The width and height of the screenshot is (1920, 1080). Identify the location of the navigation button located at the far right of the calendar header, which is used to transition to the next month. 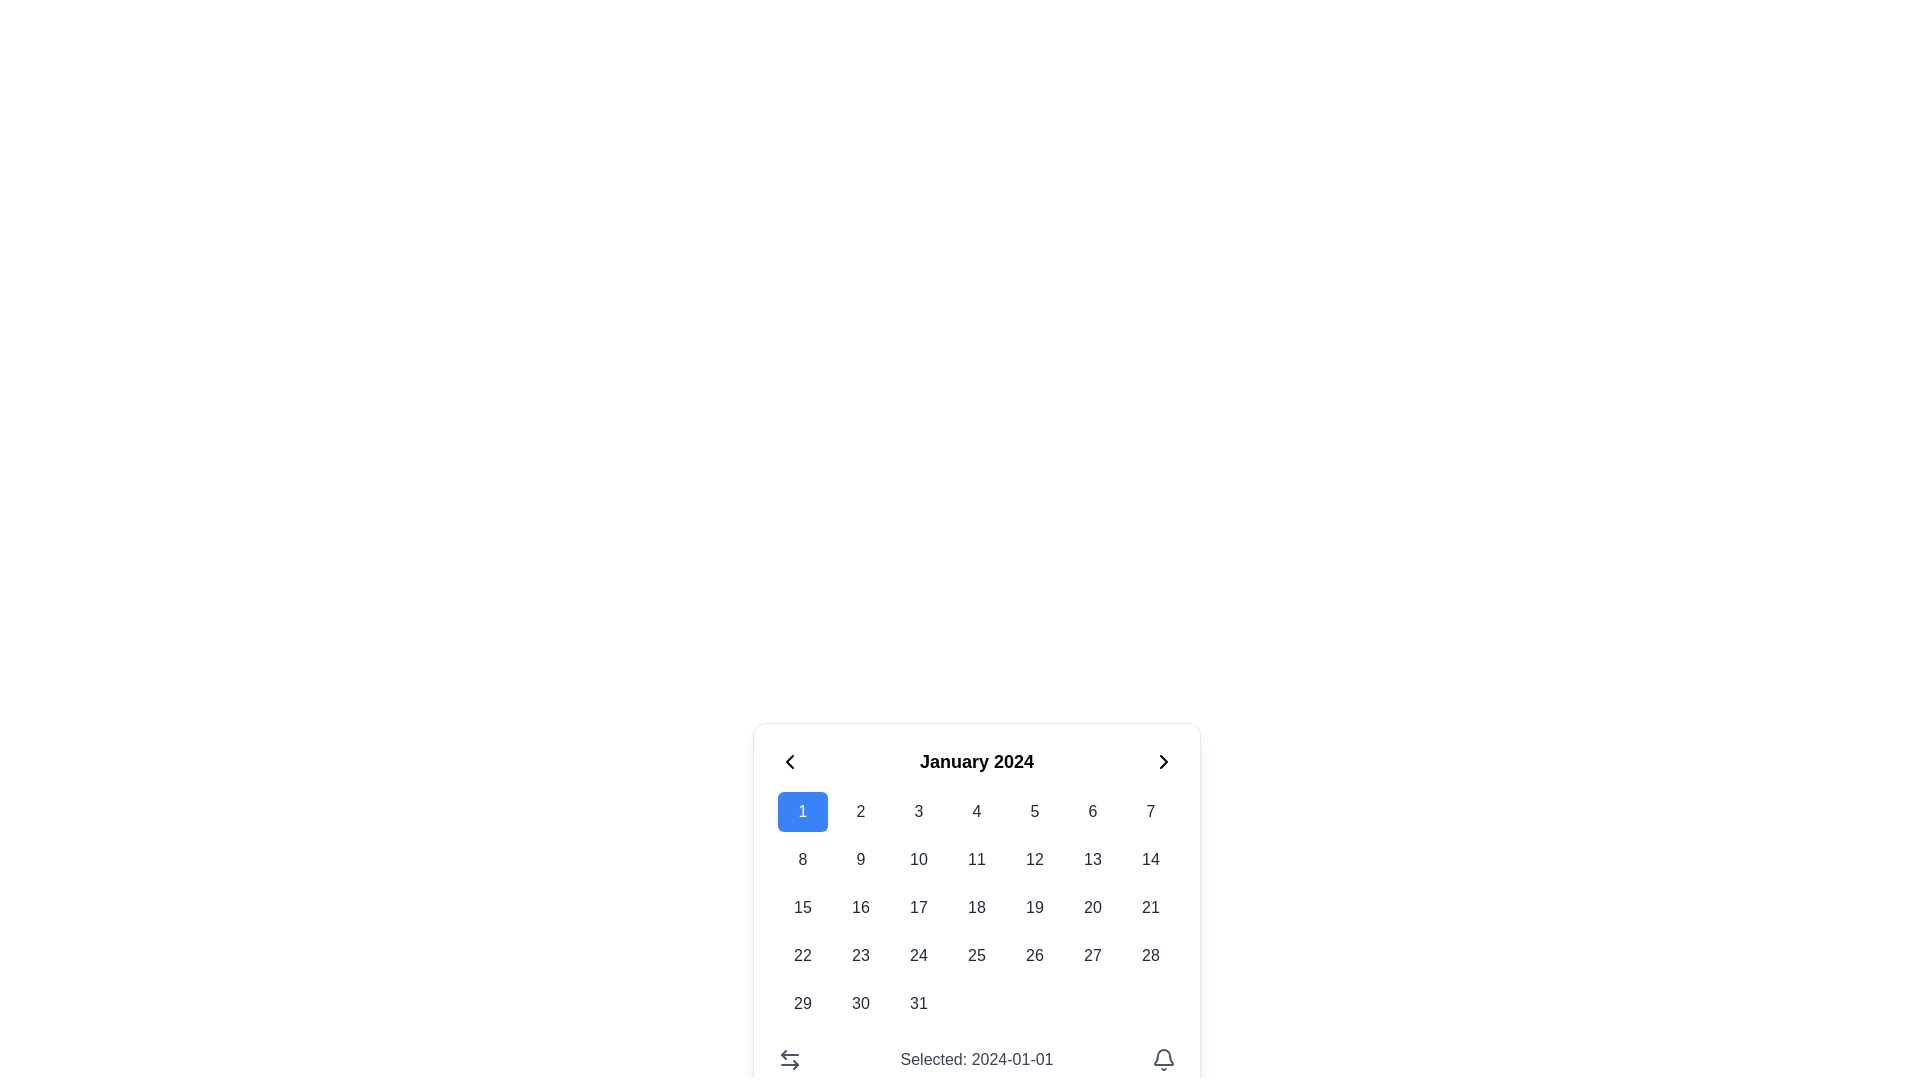
(1163, 762).